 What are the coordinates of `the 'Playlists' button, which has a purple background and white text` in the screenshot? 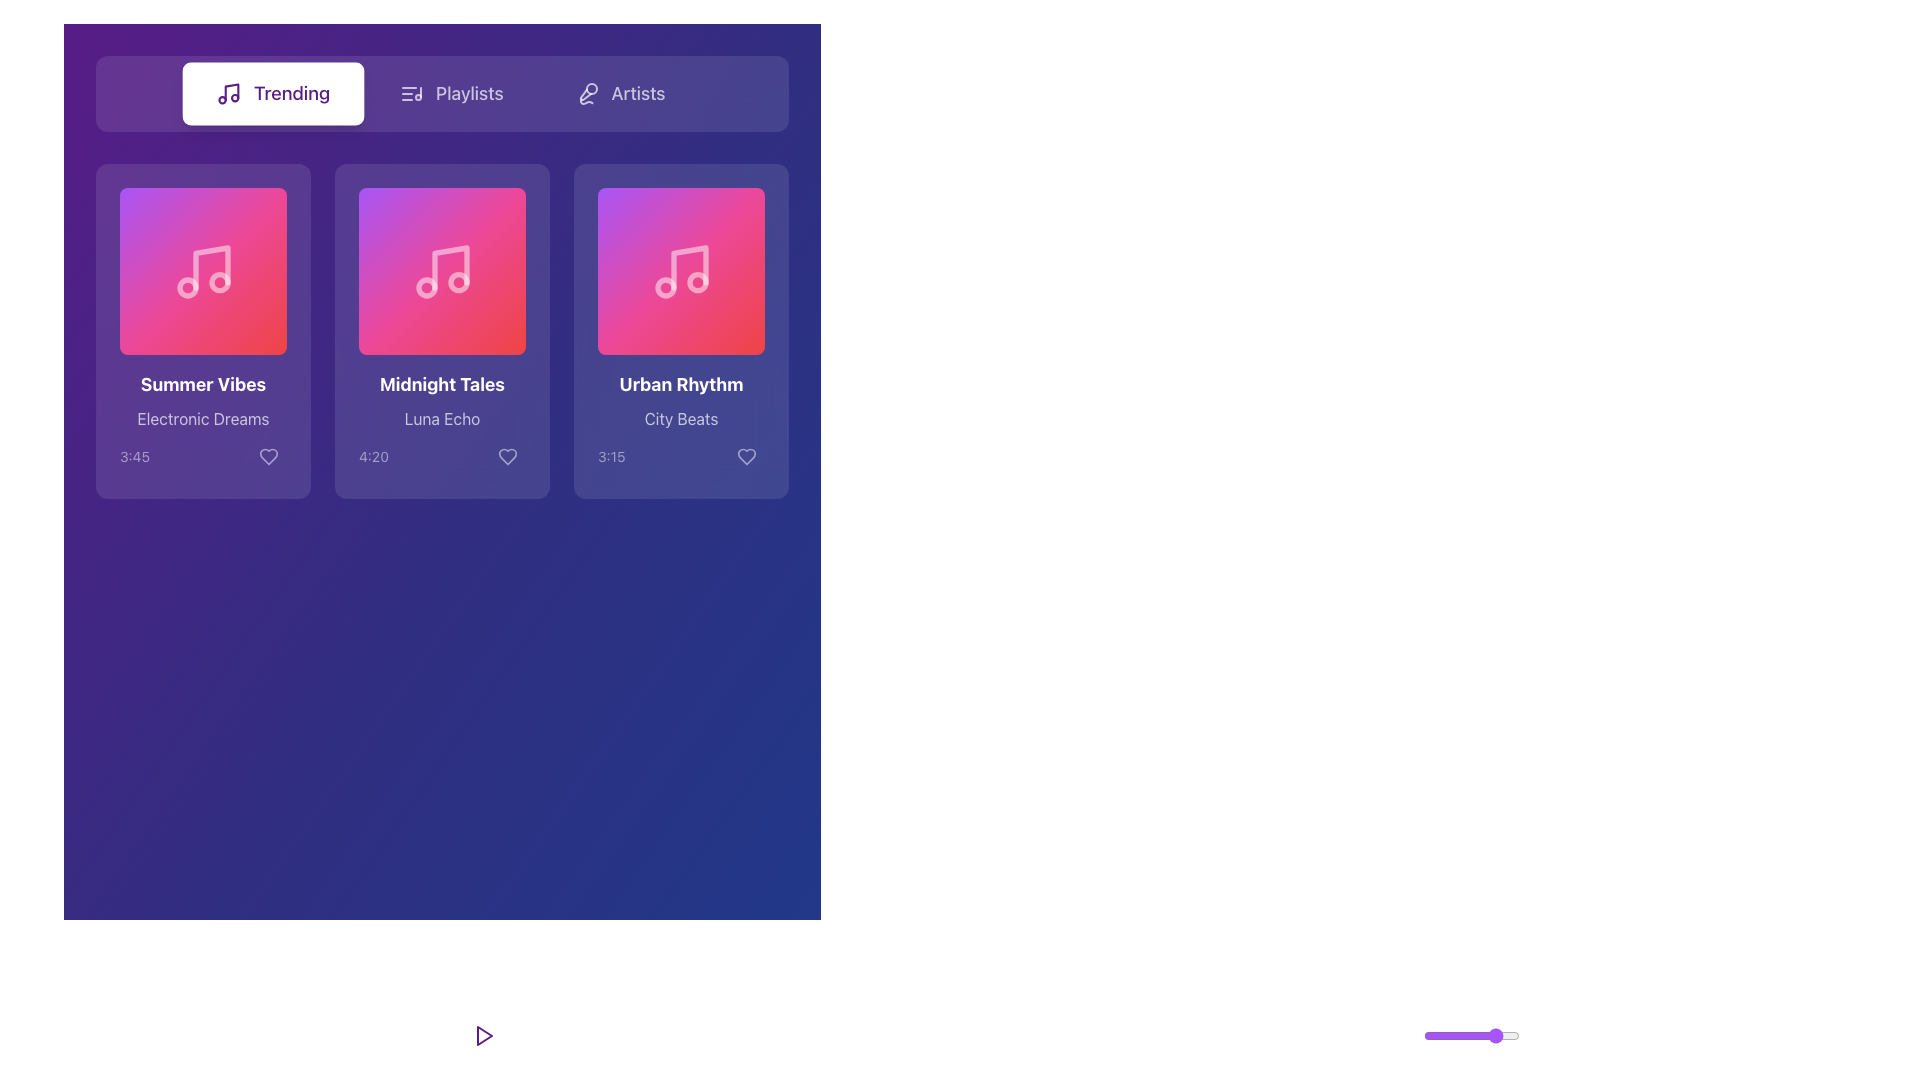 It's located at (450, 93).